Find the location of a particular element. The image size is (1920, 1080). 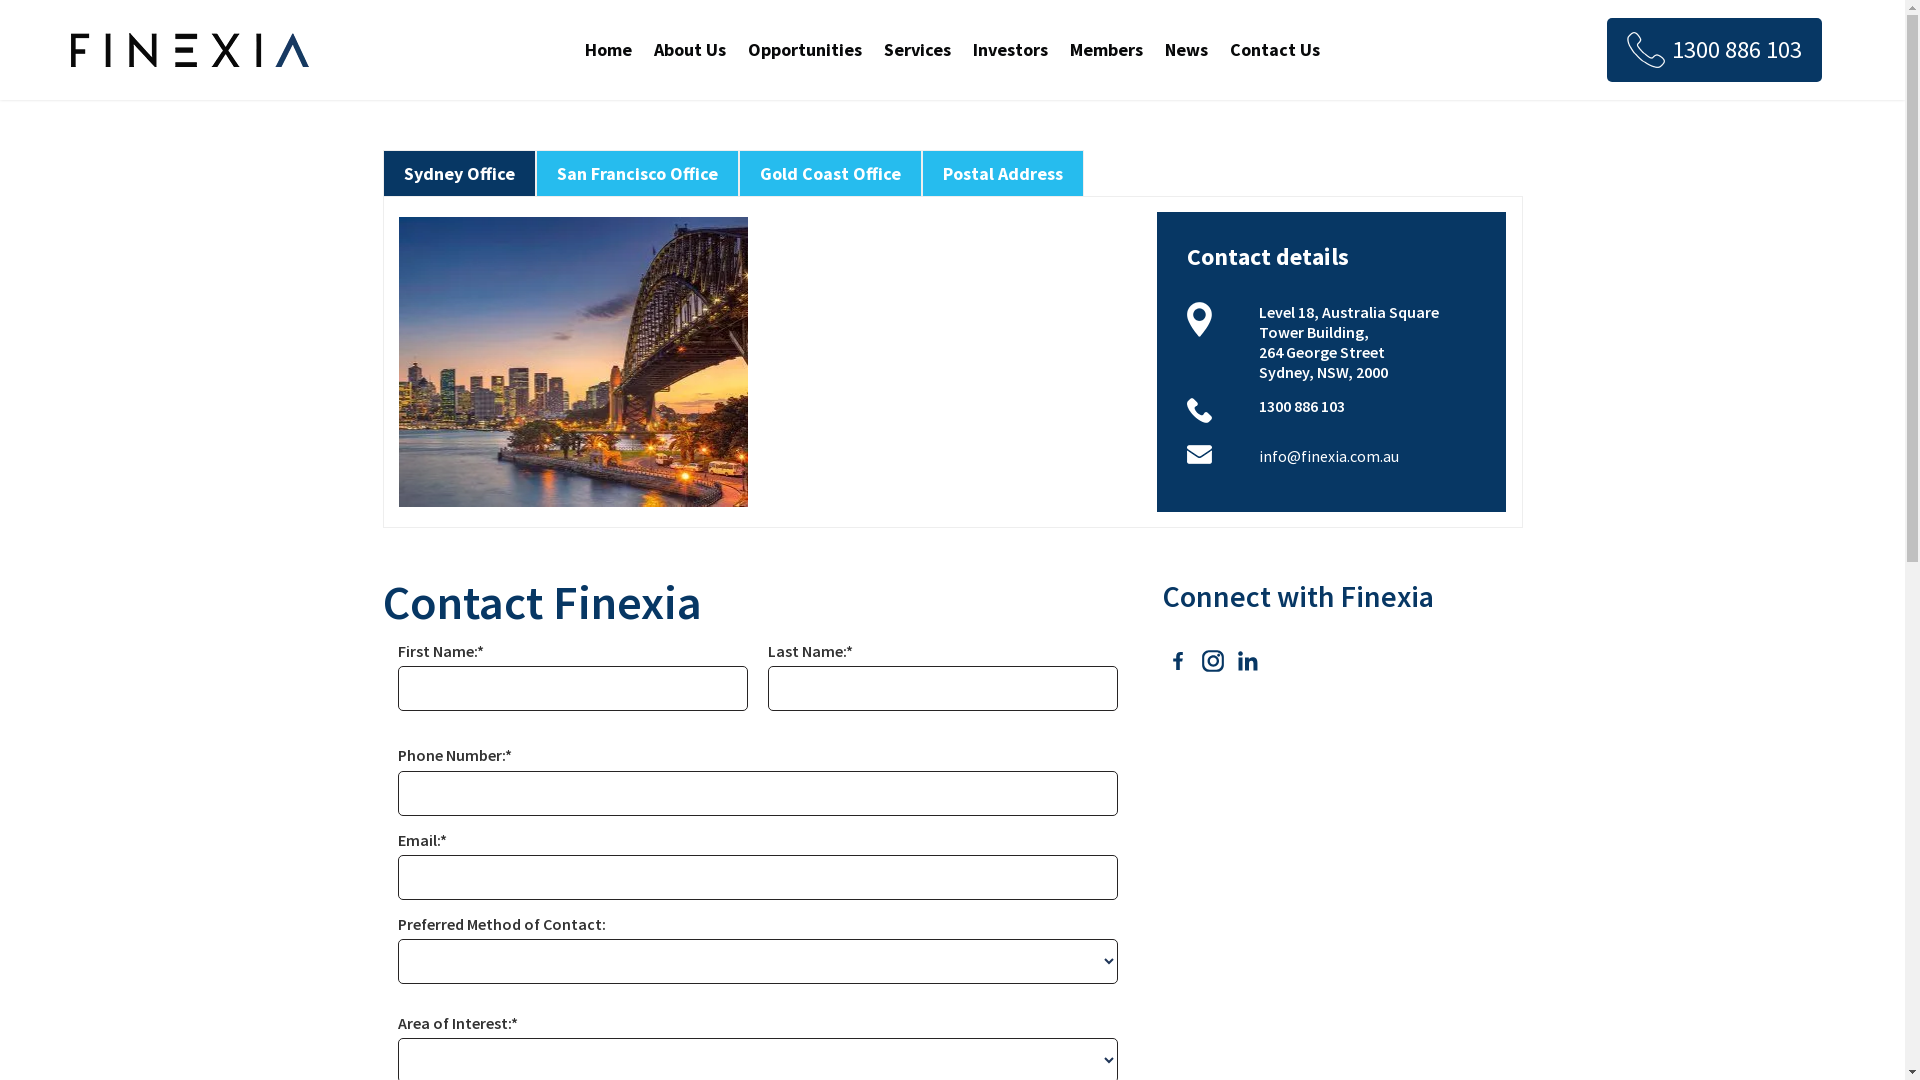

'1300 886 103' is located at coordinates (1713, 49).